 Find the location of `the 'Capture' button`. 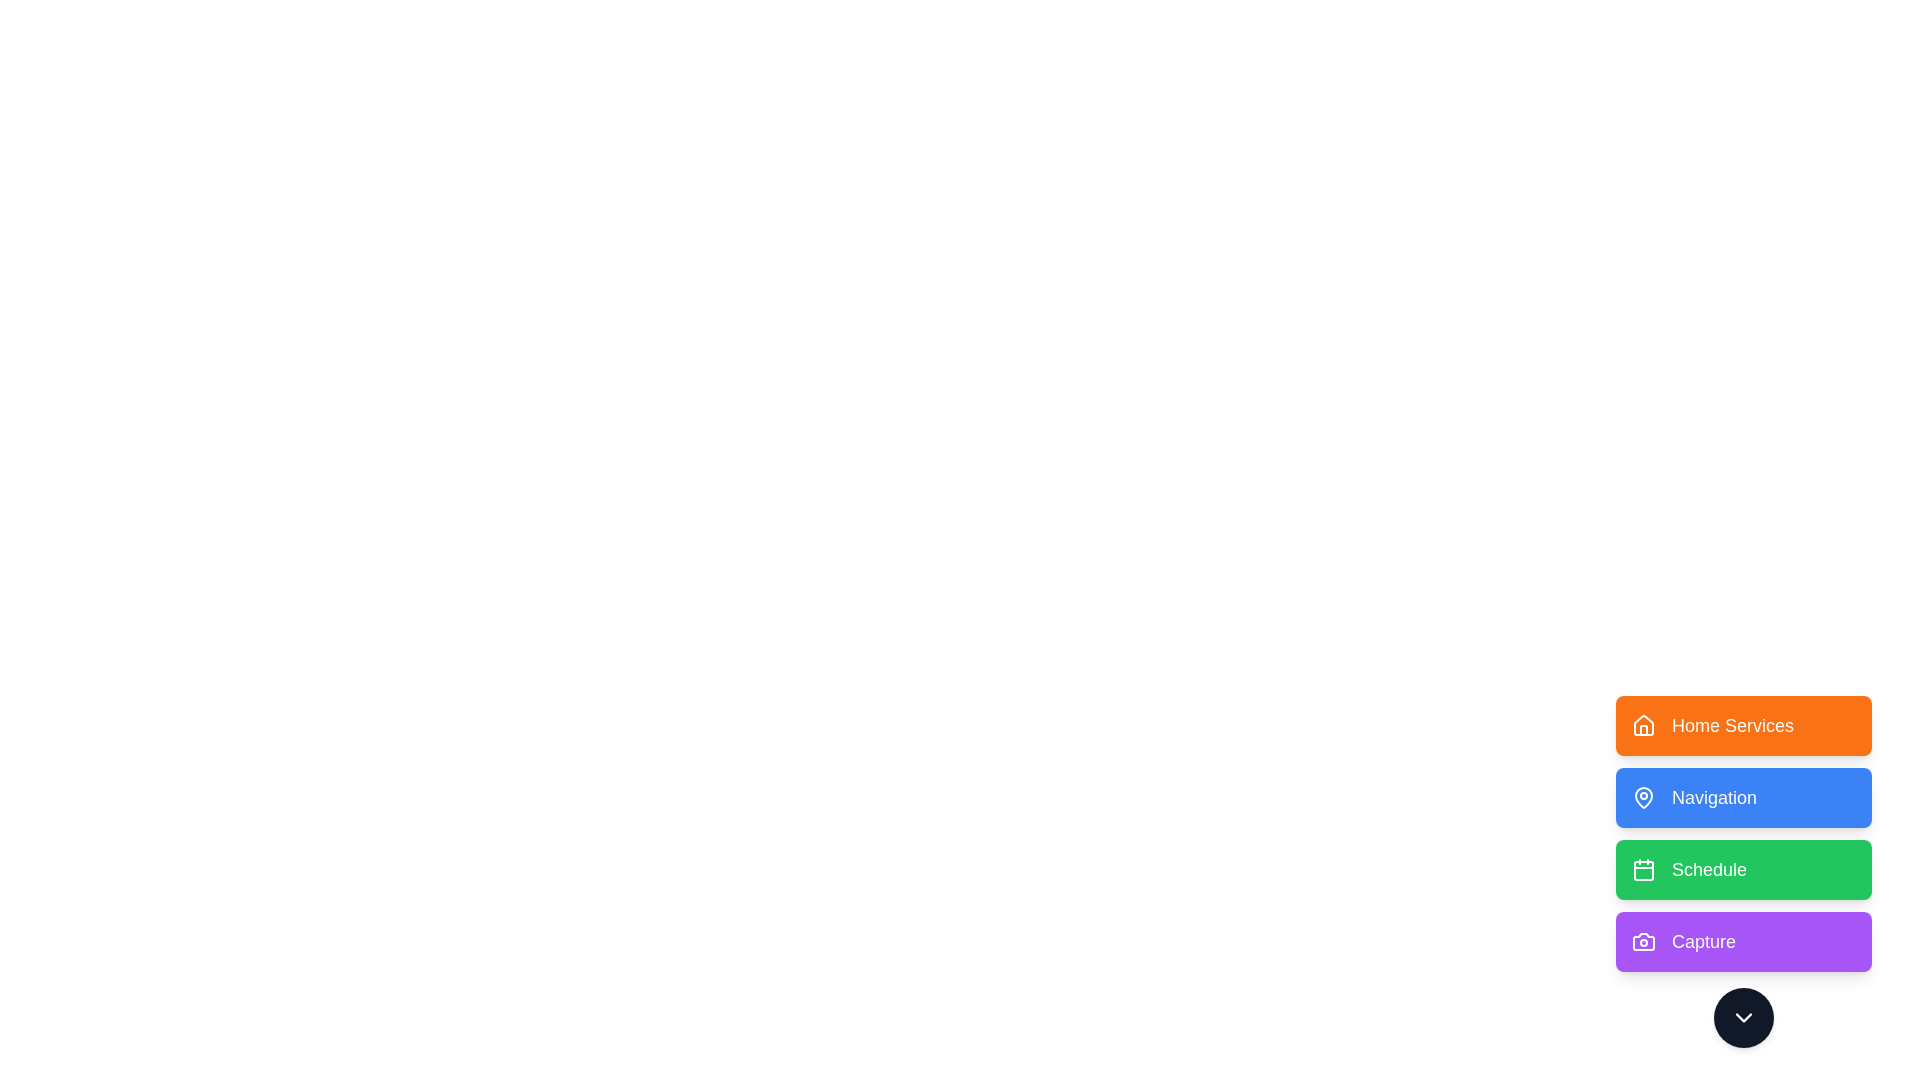

the 'Capture' button is located at coordinates (1742, 941).